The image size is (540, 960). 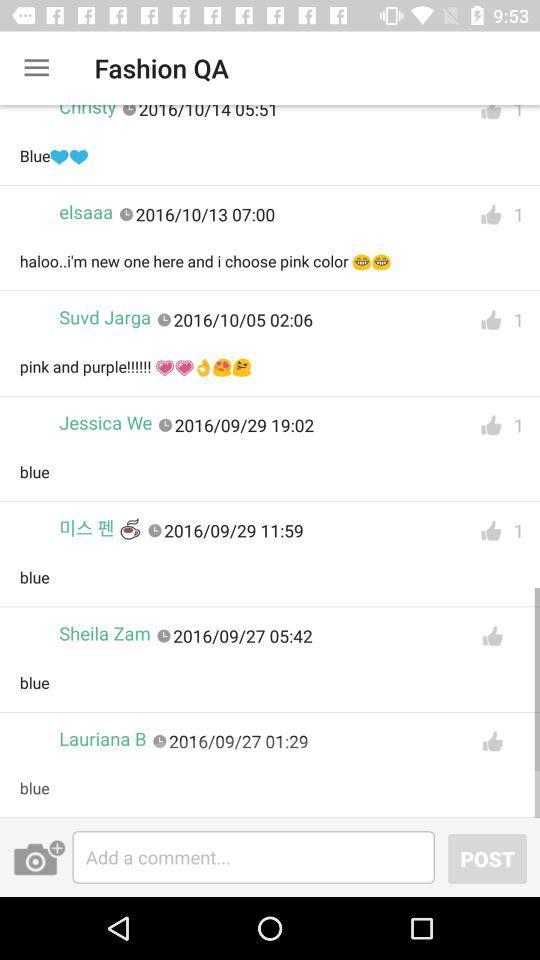 I want to click on the icon next to the post, so click(x=253, y=856).